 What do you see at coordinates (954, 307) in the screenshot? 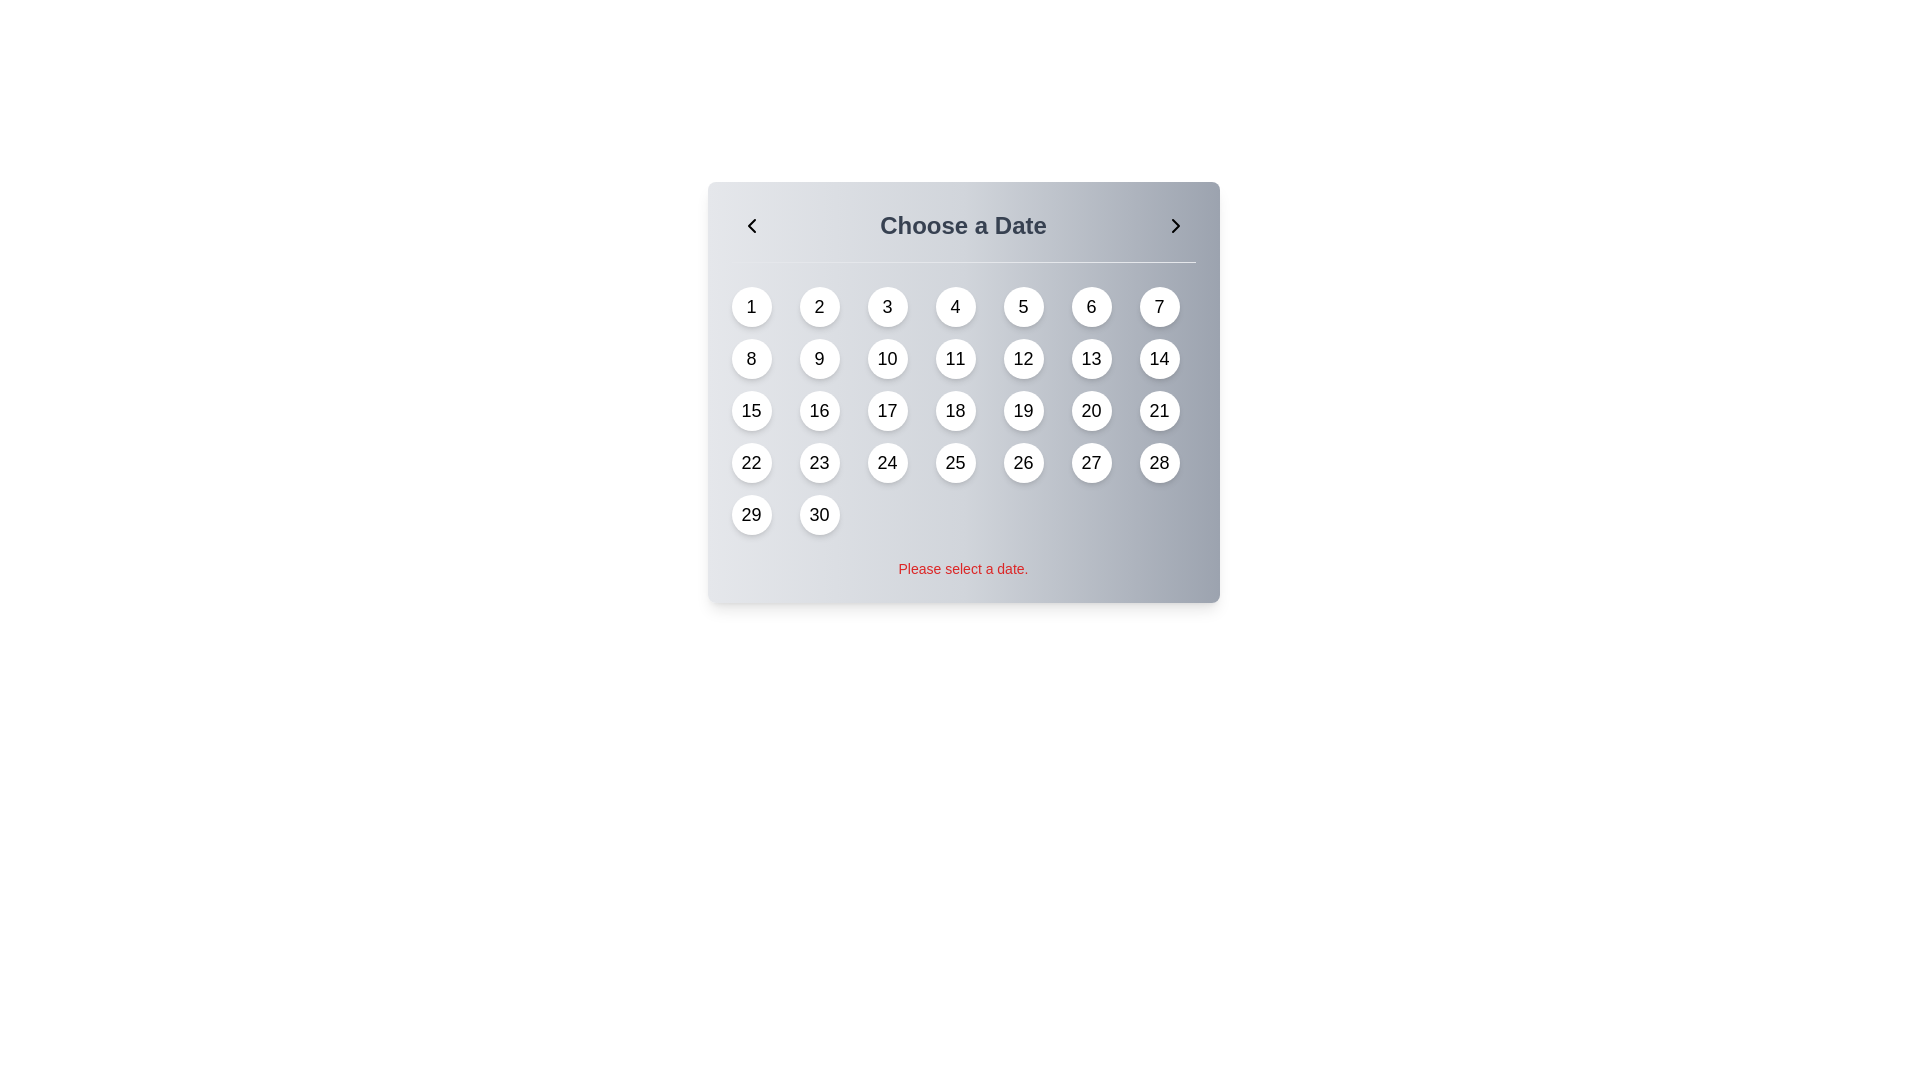
I see `the button representing the number '4' in the first row, fourth column of the grid` at bounding box center [954, 307].